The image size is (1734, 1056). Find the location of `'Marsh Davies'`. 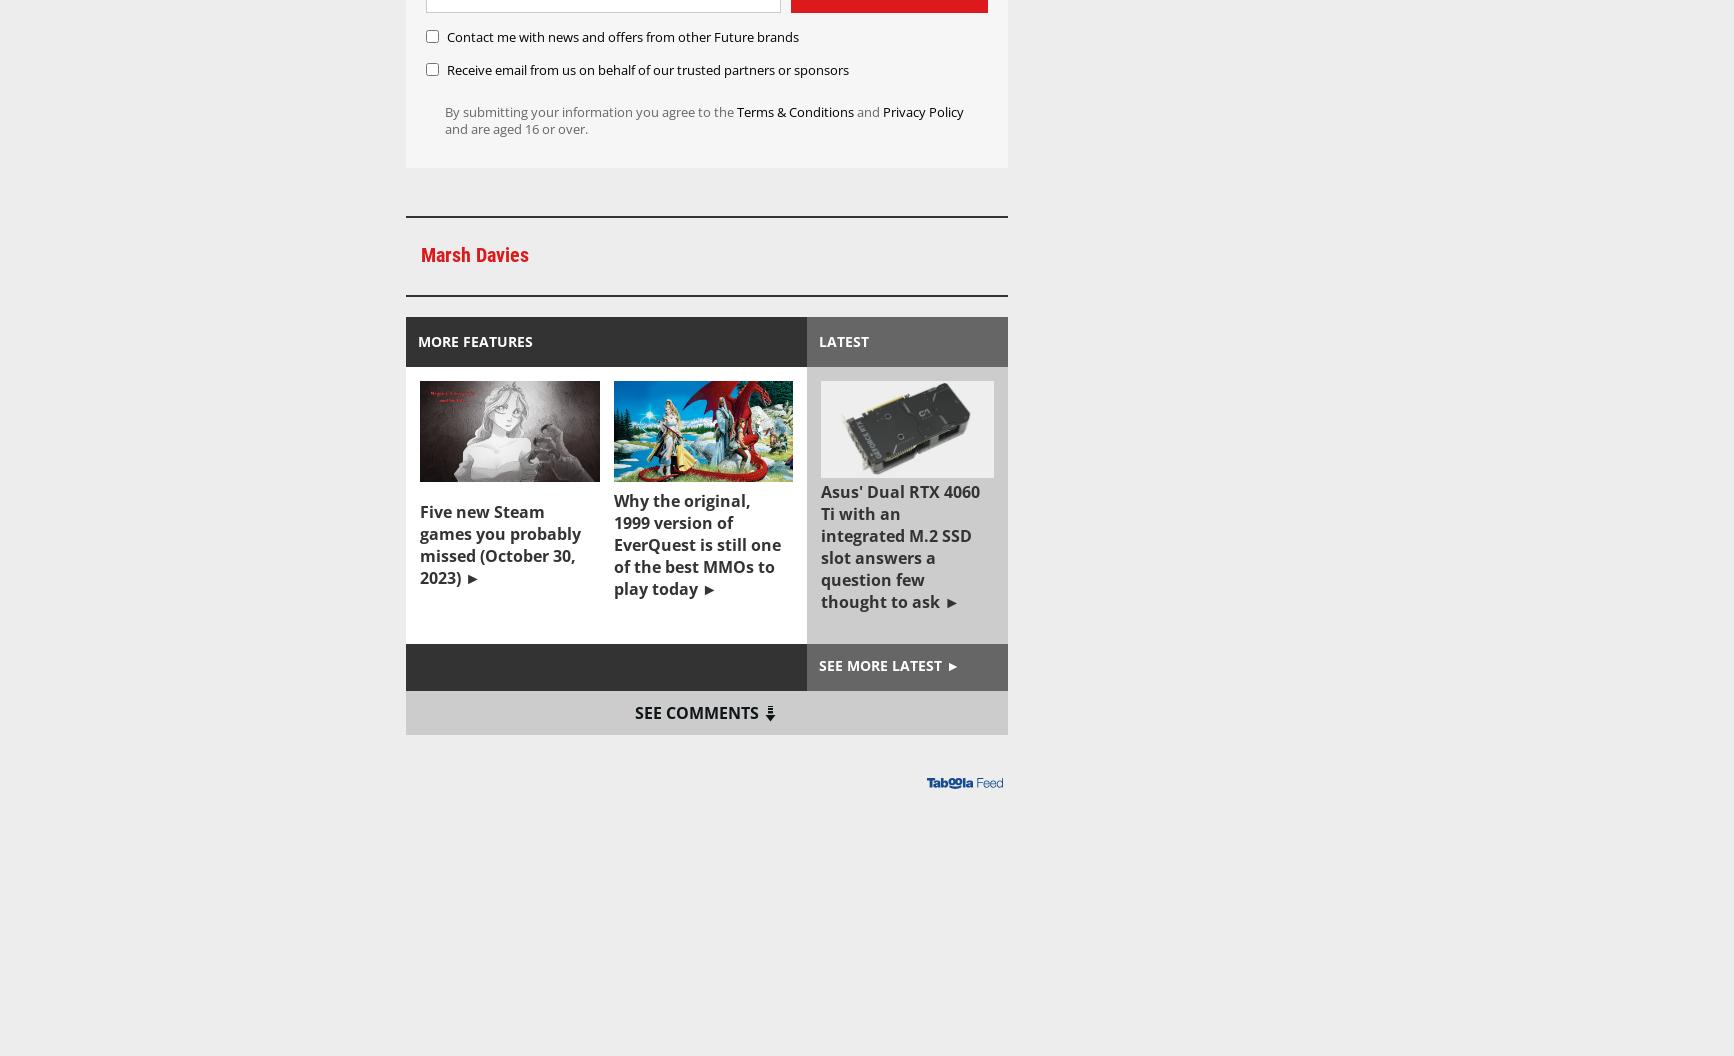

'Marsh Davies' is located at coordinates (473, 254).